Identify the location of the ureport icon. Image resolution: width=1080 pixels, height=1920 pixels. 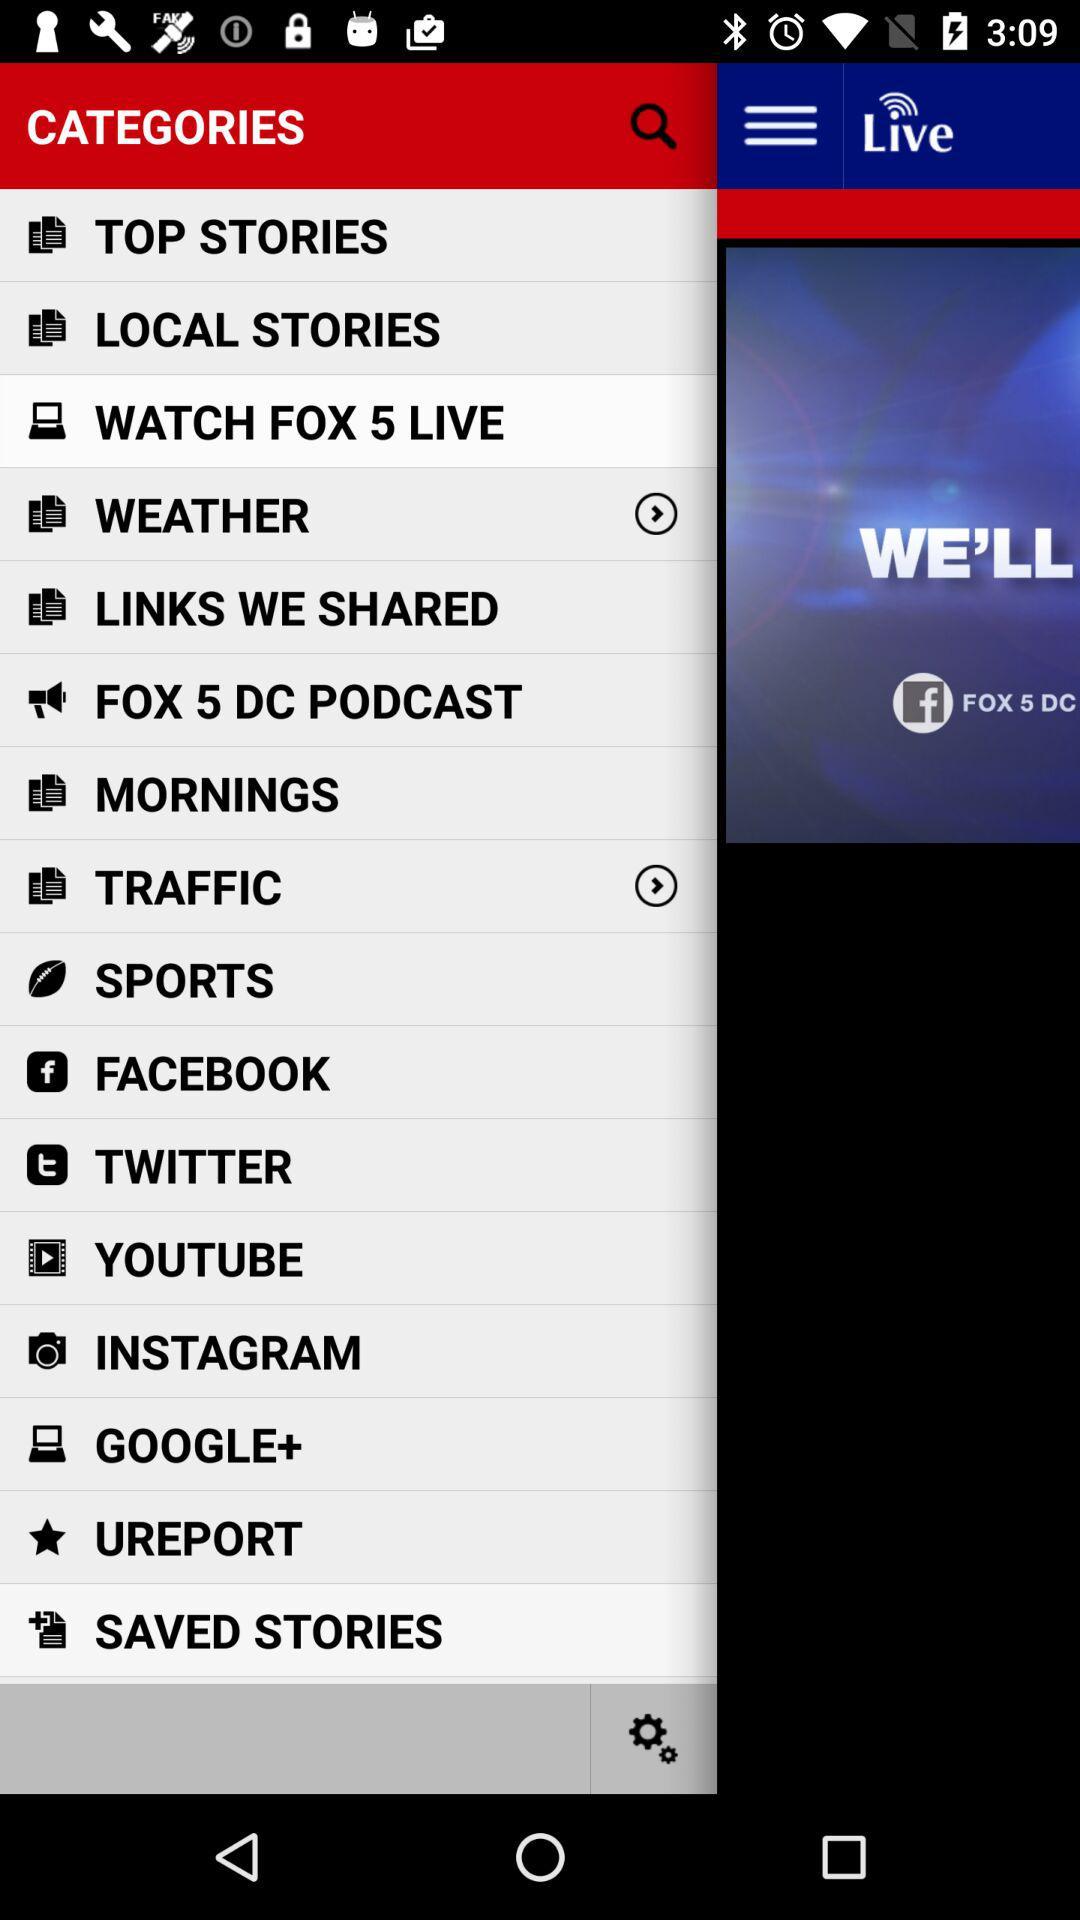
(198, 1536).